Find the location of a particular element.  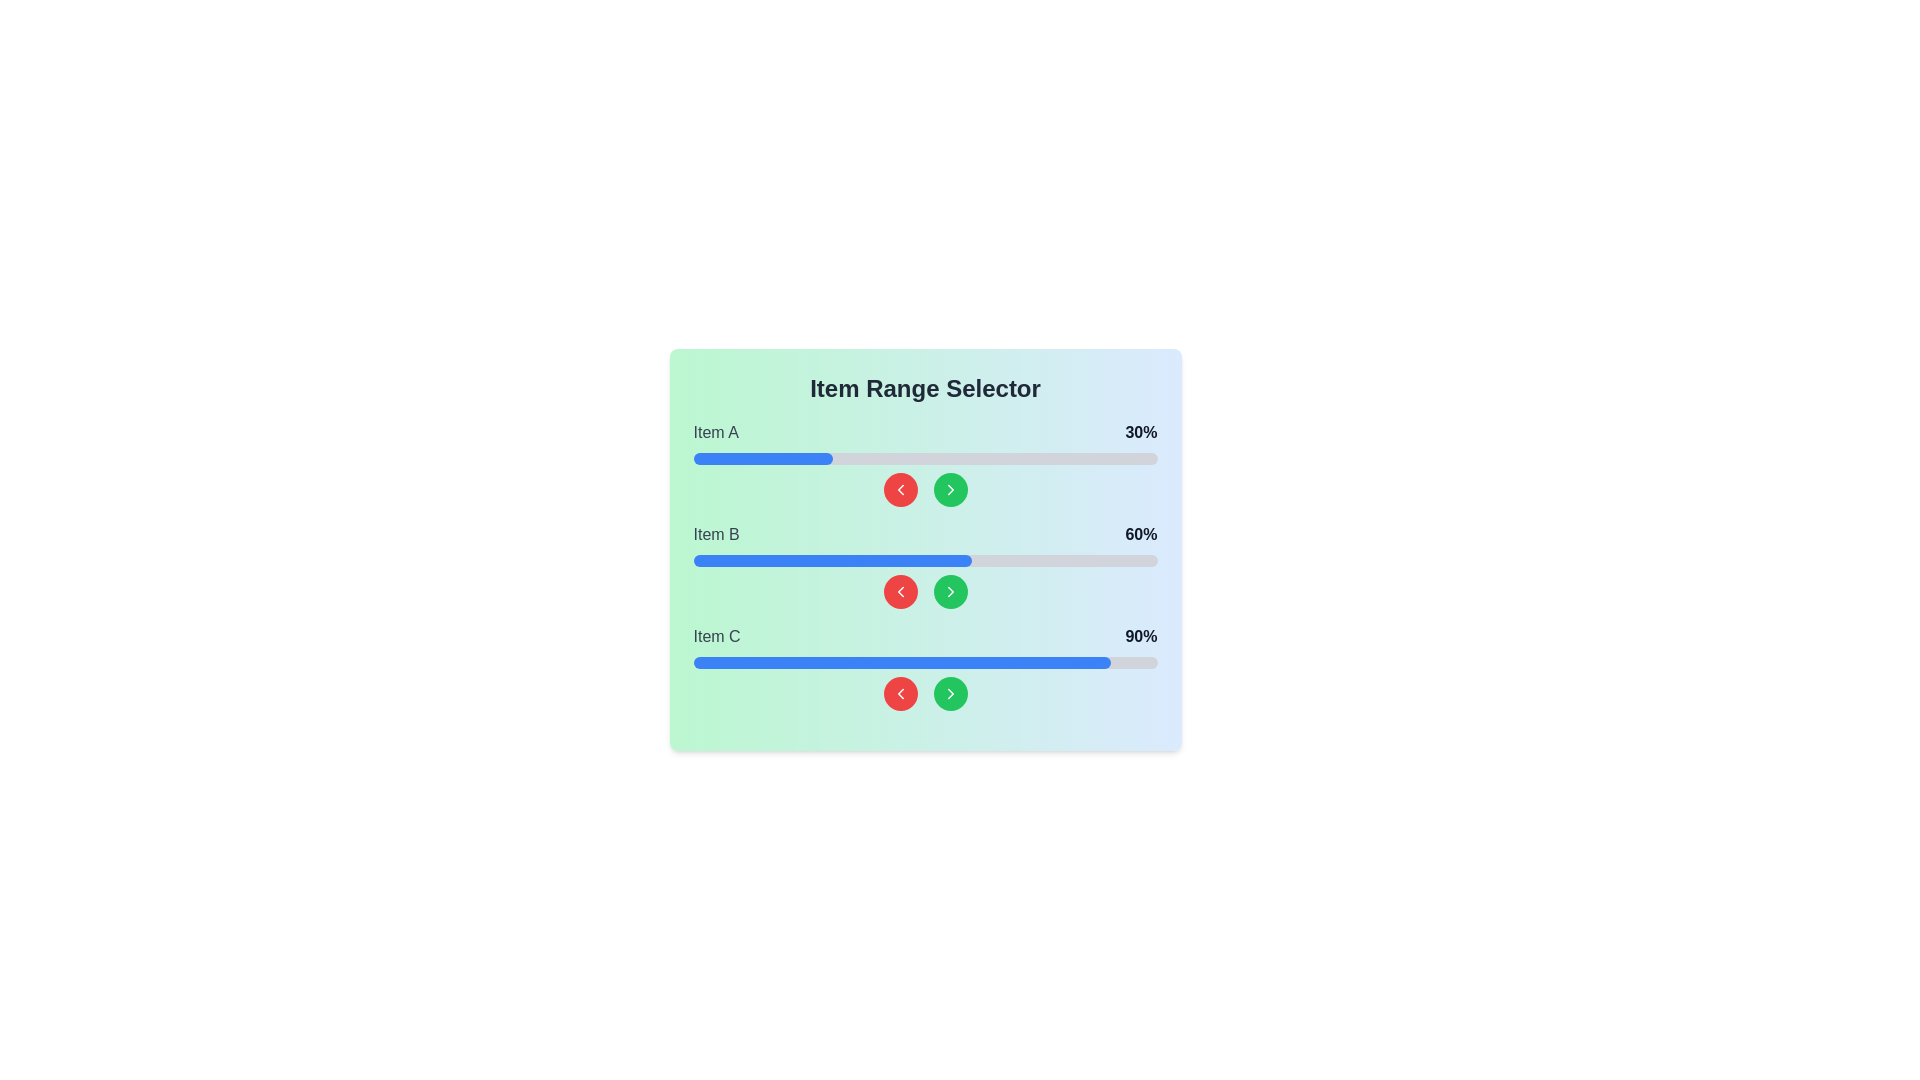

the value of Item C slider is located at coordinates (990, 663).